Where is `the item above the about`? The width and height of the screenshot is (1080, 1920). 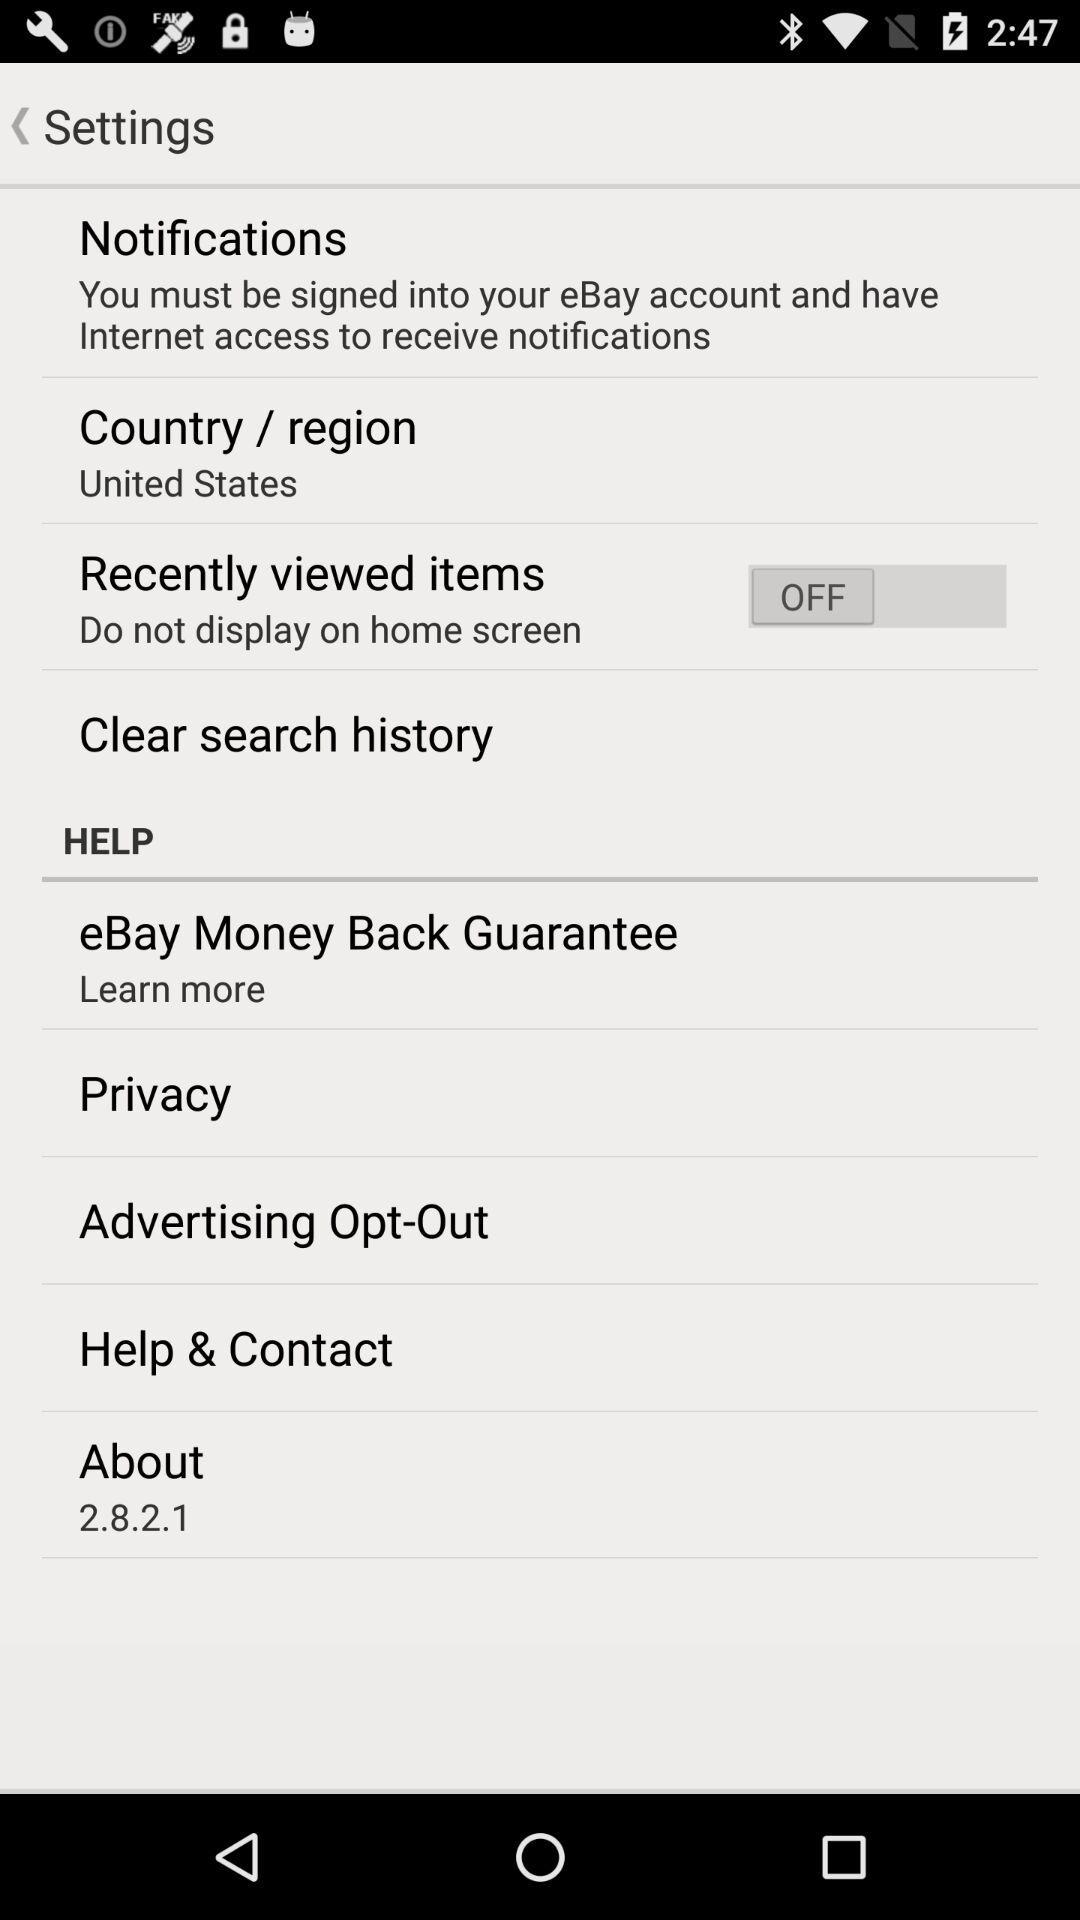 the item above the about is located at coordinates (235, 1347).